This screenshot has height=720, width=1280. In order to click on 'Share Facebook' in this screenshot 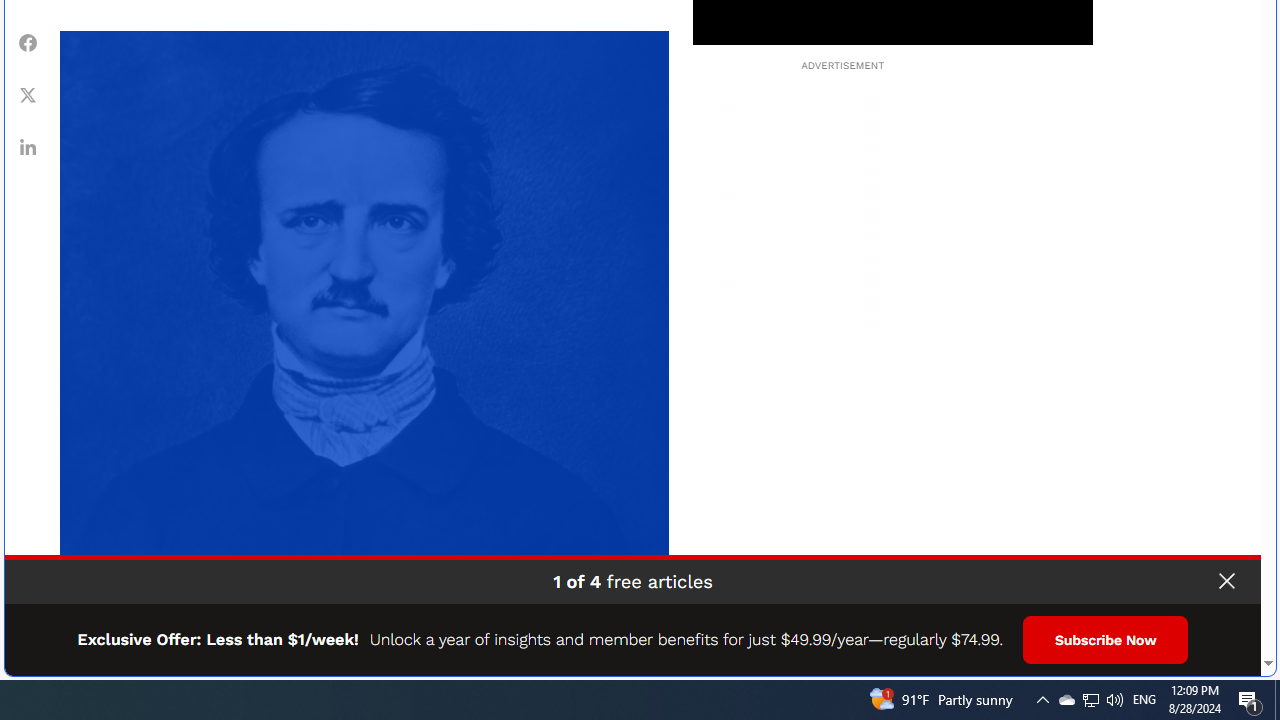, I will do `click(28, 43)`.